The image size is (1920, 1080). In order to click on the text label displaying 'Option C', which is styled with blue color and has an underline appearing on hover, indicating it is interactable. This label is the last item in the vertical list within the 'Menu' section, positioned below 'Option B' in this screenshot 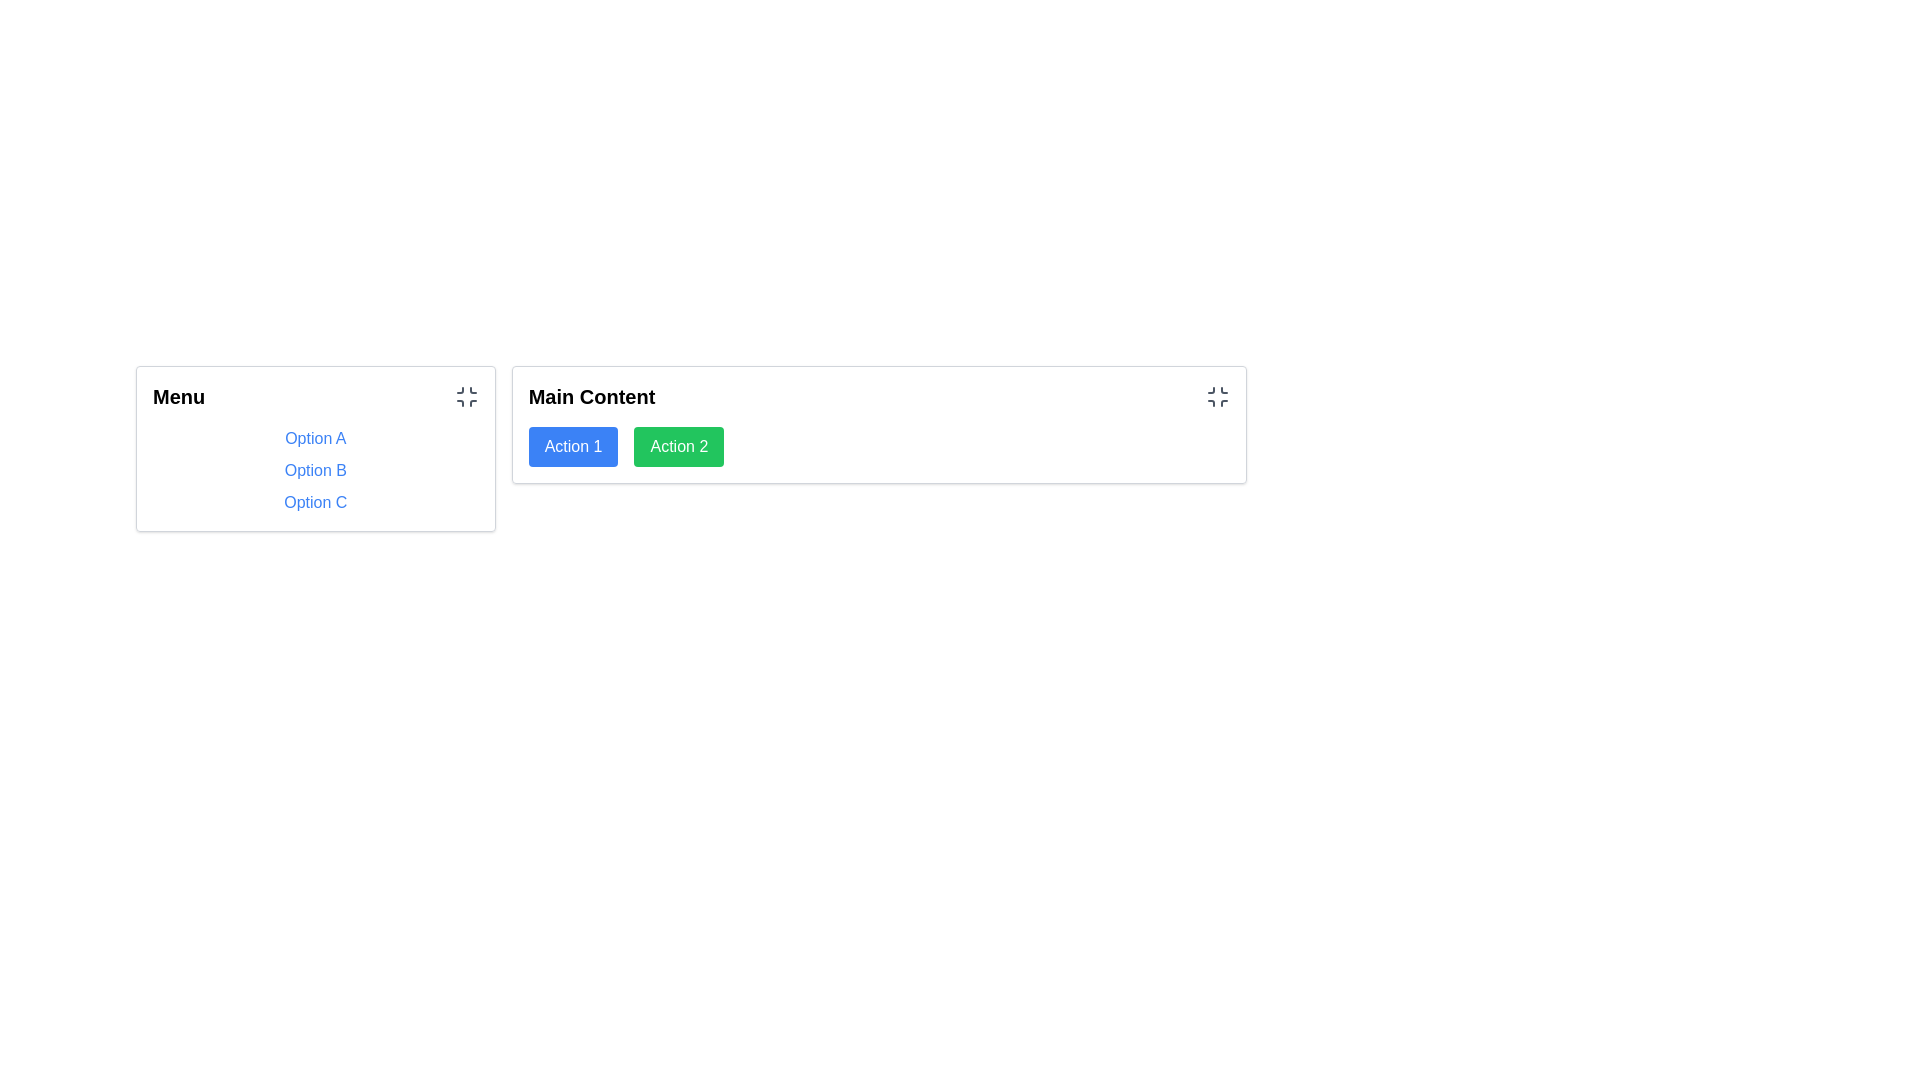, I will do `click(314, 501)`.